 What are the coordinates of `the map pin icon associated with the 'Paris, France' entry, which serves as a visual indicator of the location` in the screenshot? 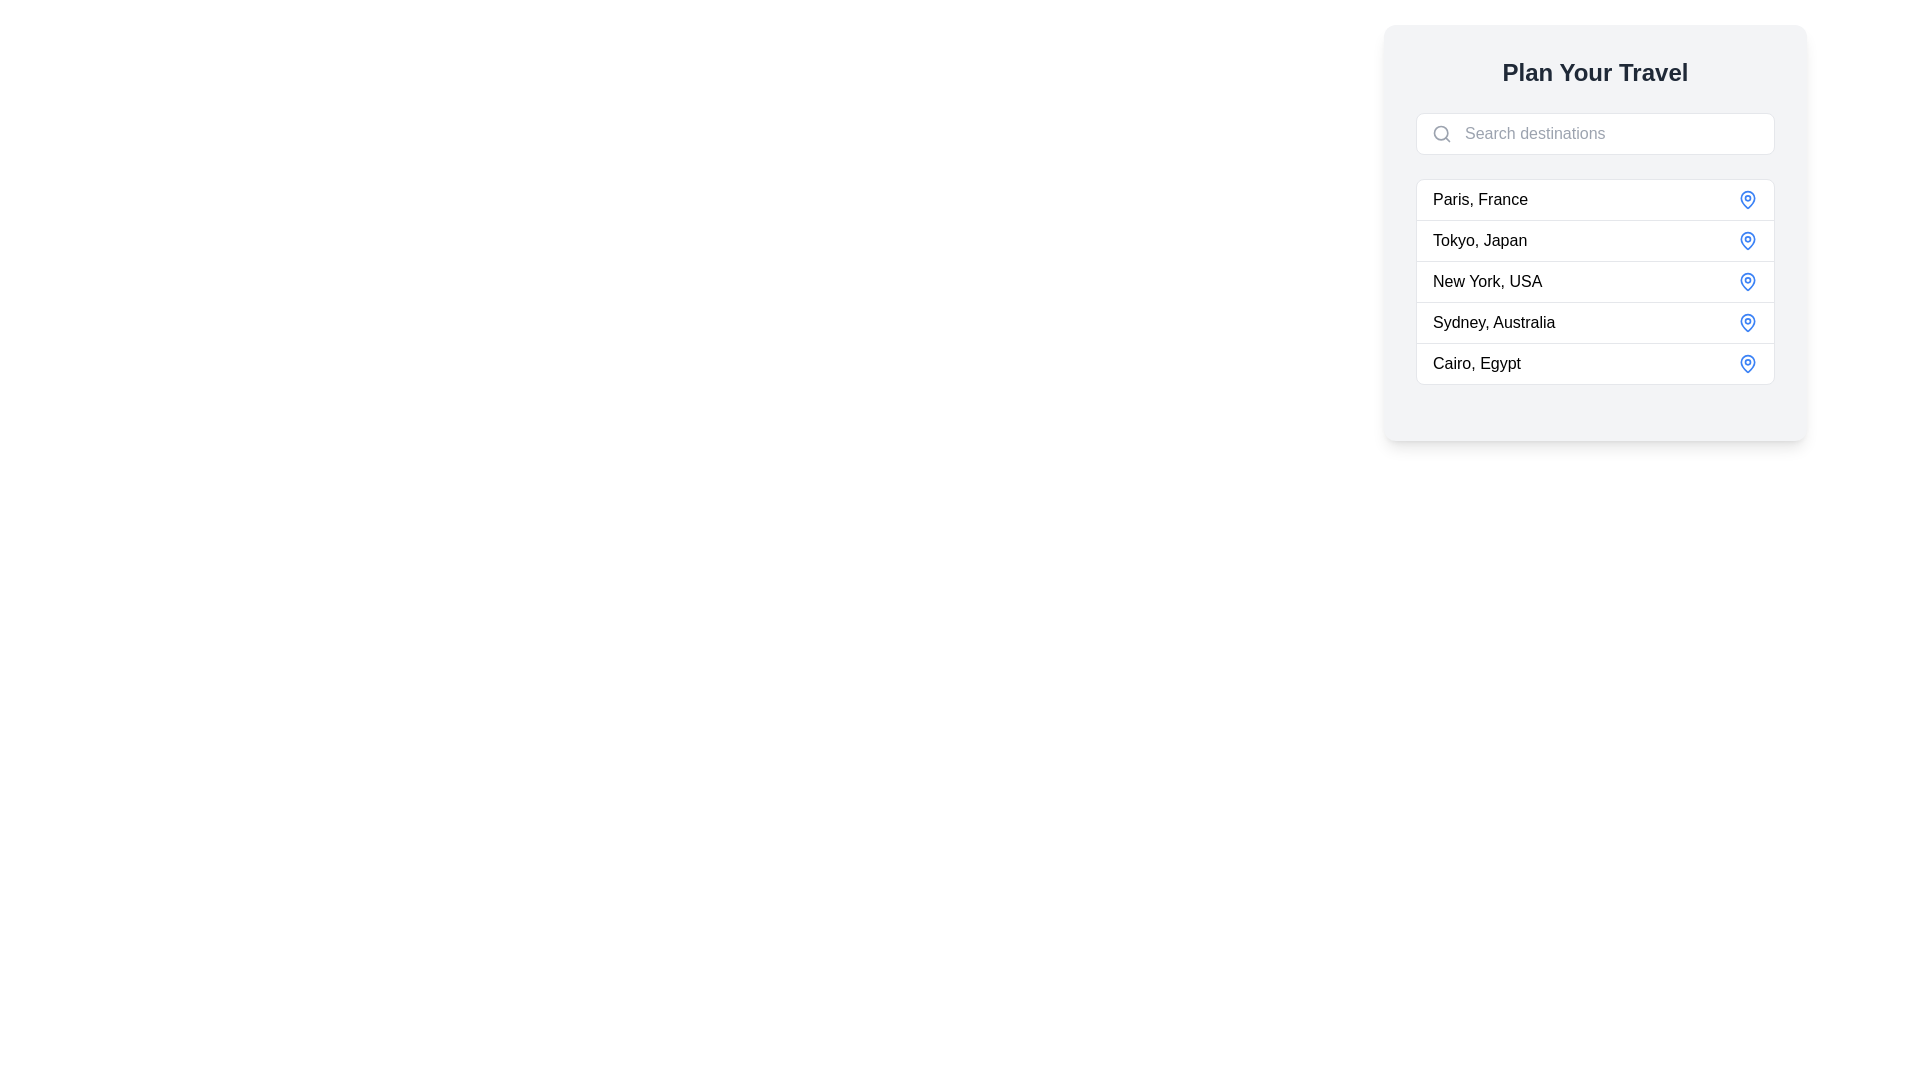 It's located at (1746, 200).